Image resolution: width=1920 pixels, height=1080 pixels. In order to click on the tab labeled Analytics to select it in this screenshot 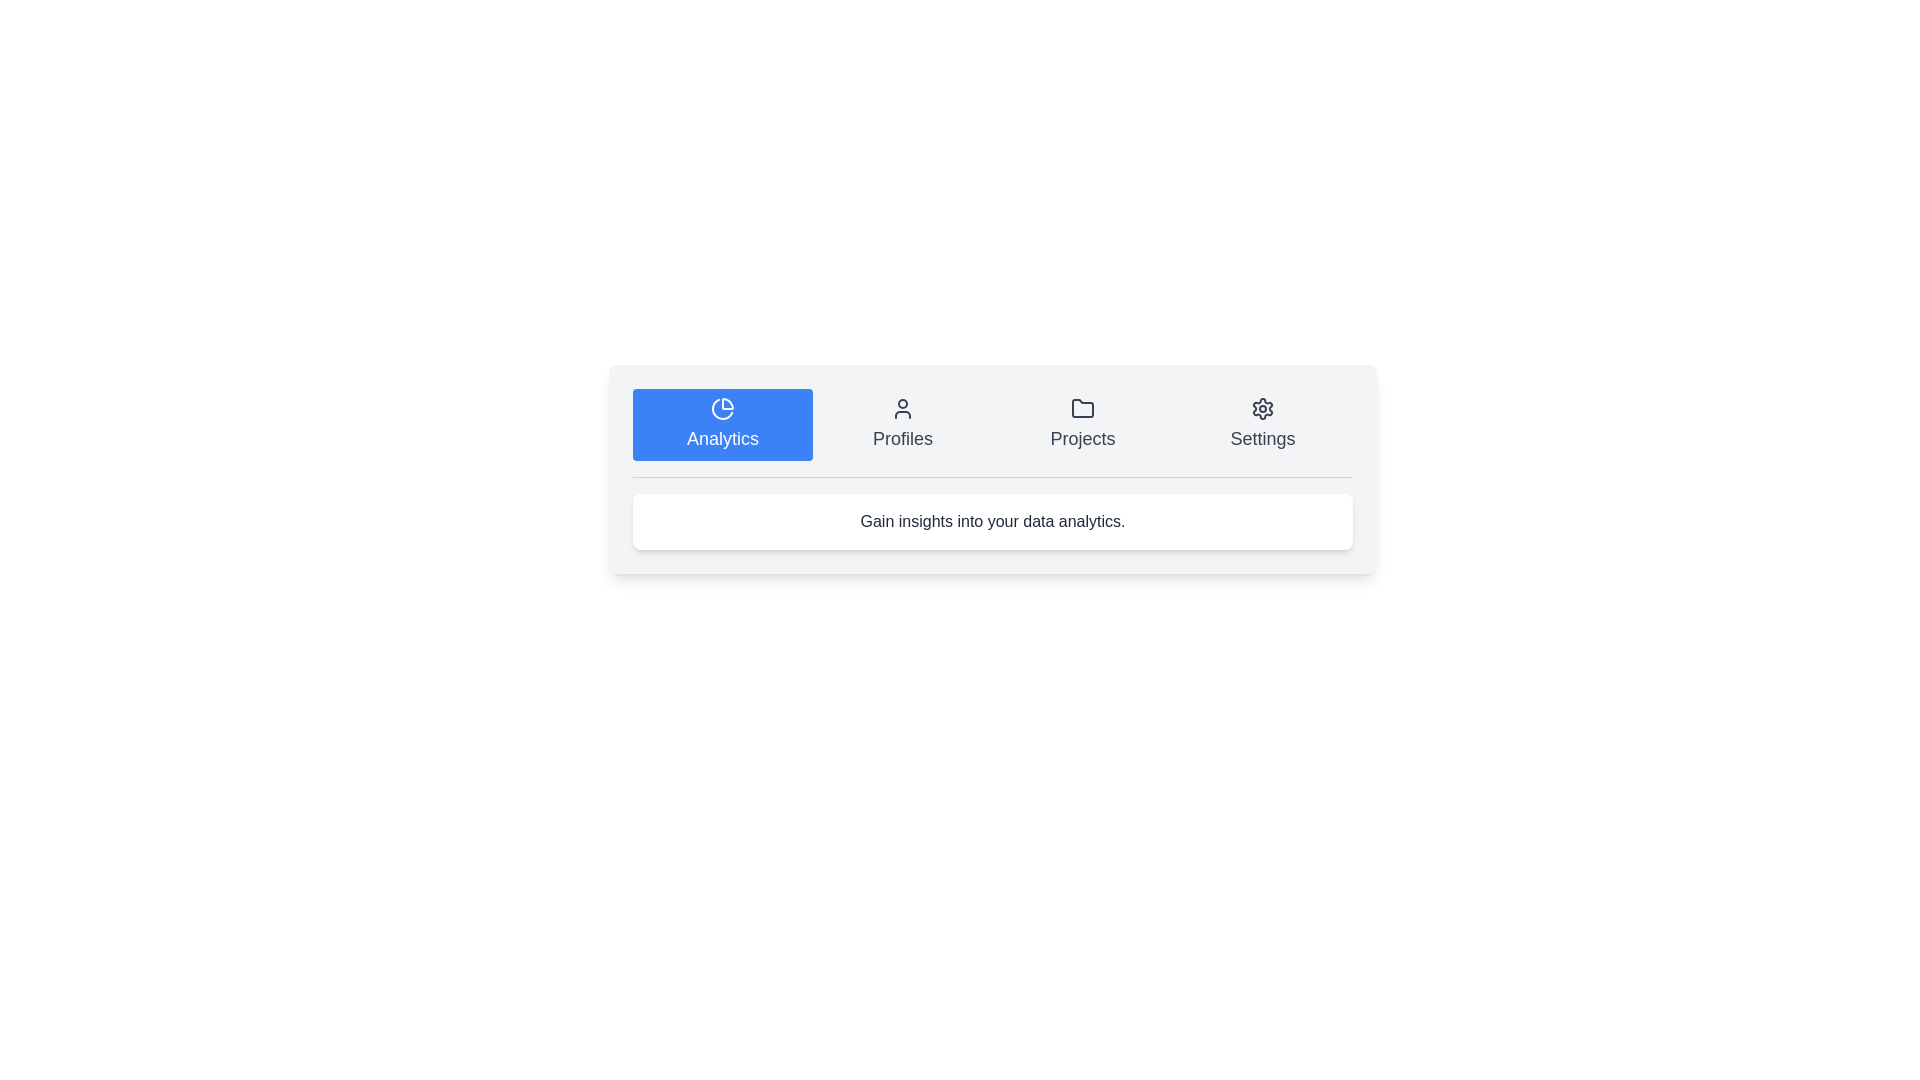, I will do `click(722, 423)`.